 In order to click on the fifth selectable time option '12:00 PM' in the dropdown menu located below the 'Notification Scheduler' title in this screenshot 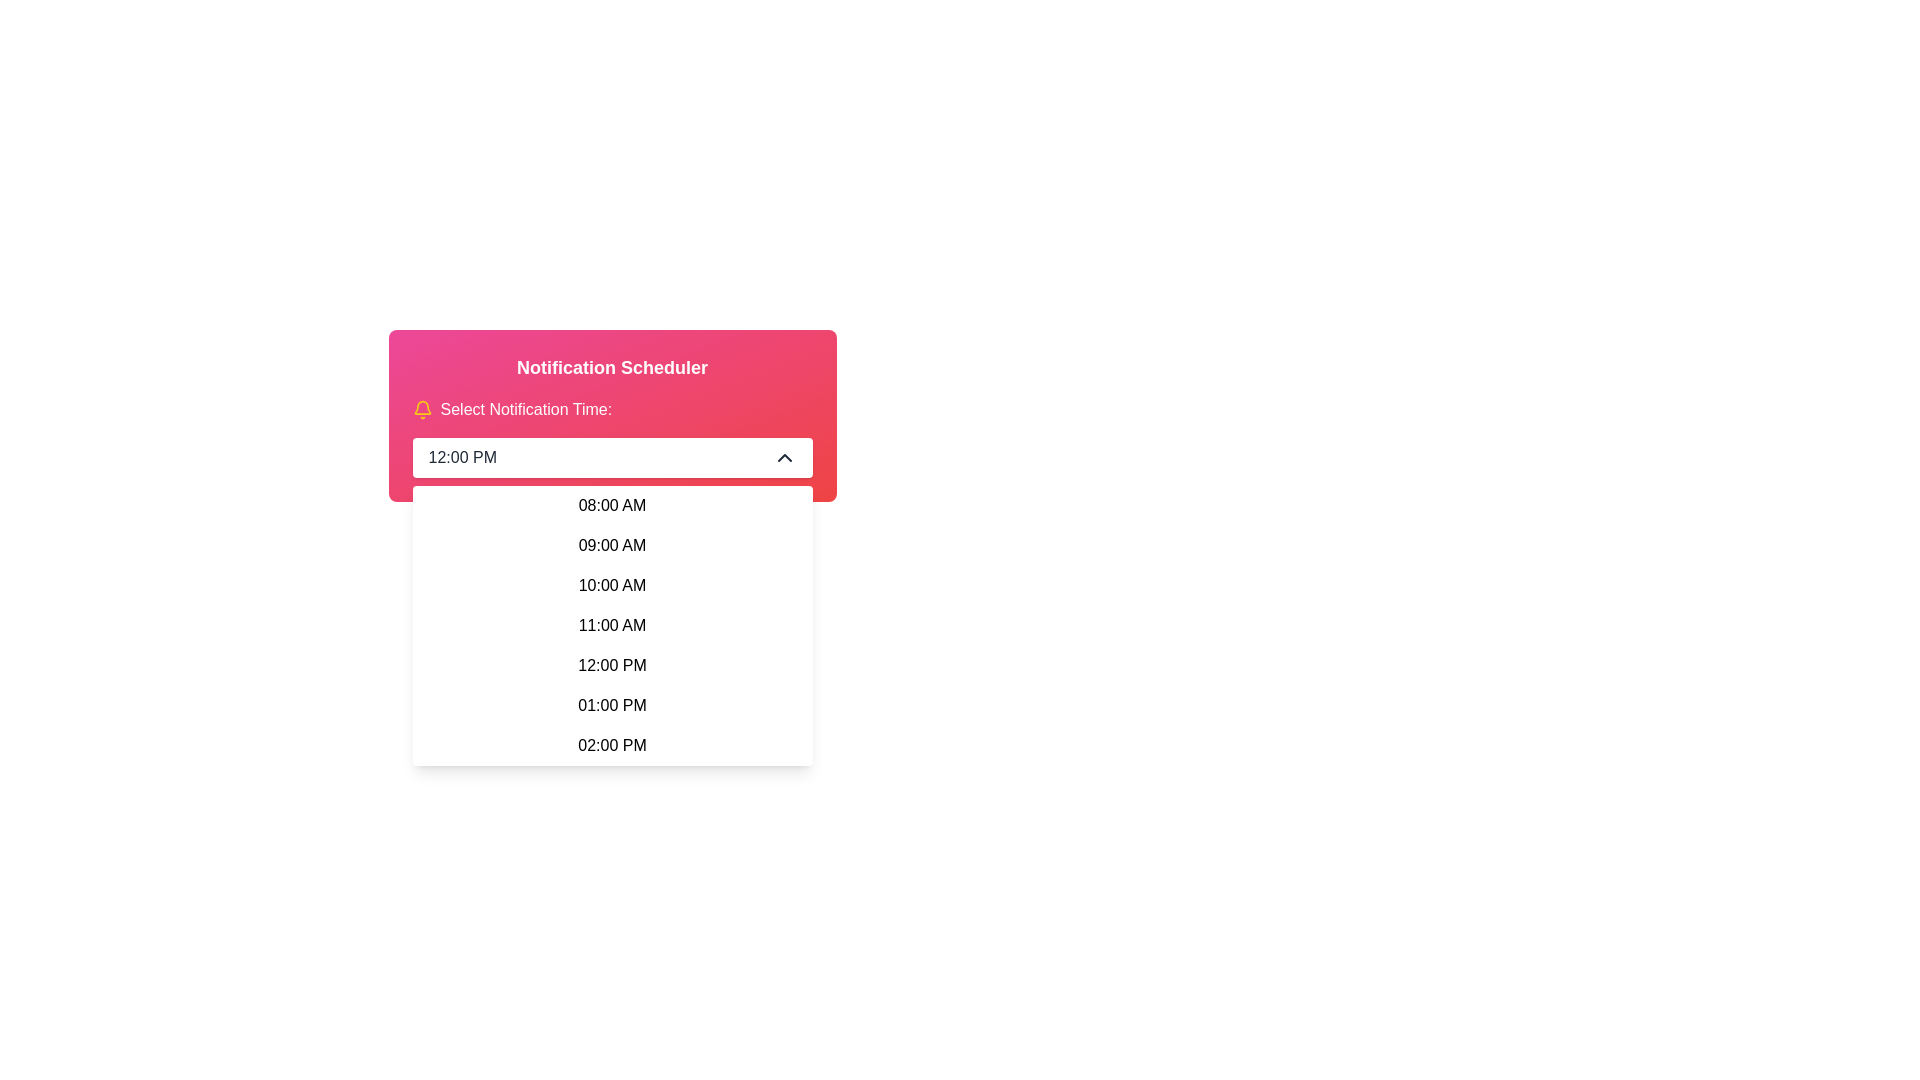, I will do `click(611, 666)`.